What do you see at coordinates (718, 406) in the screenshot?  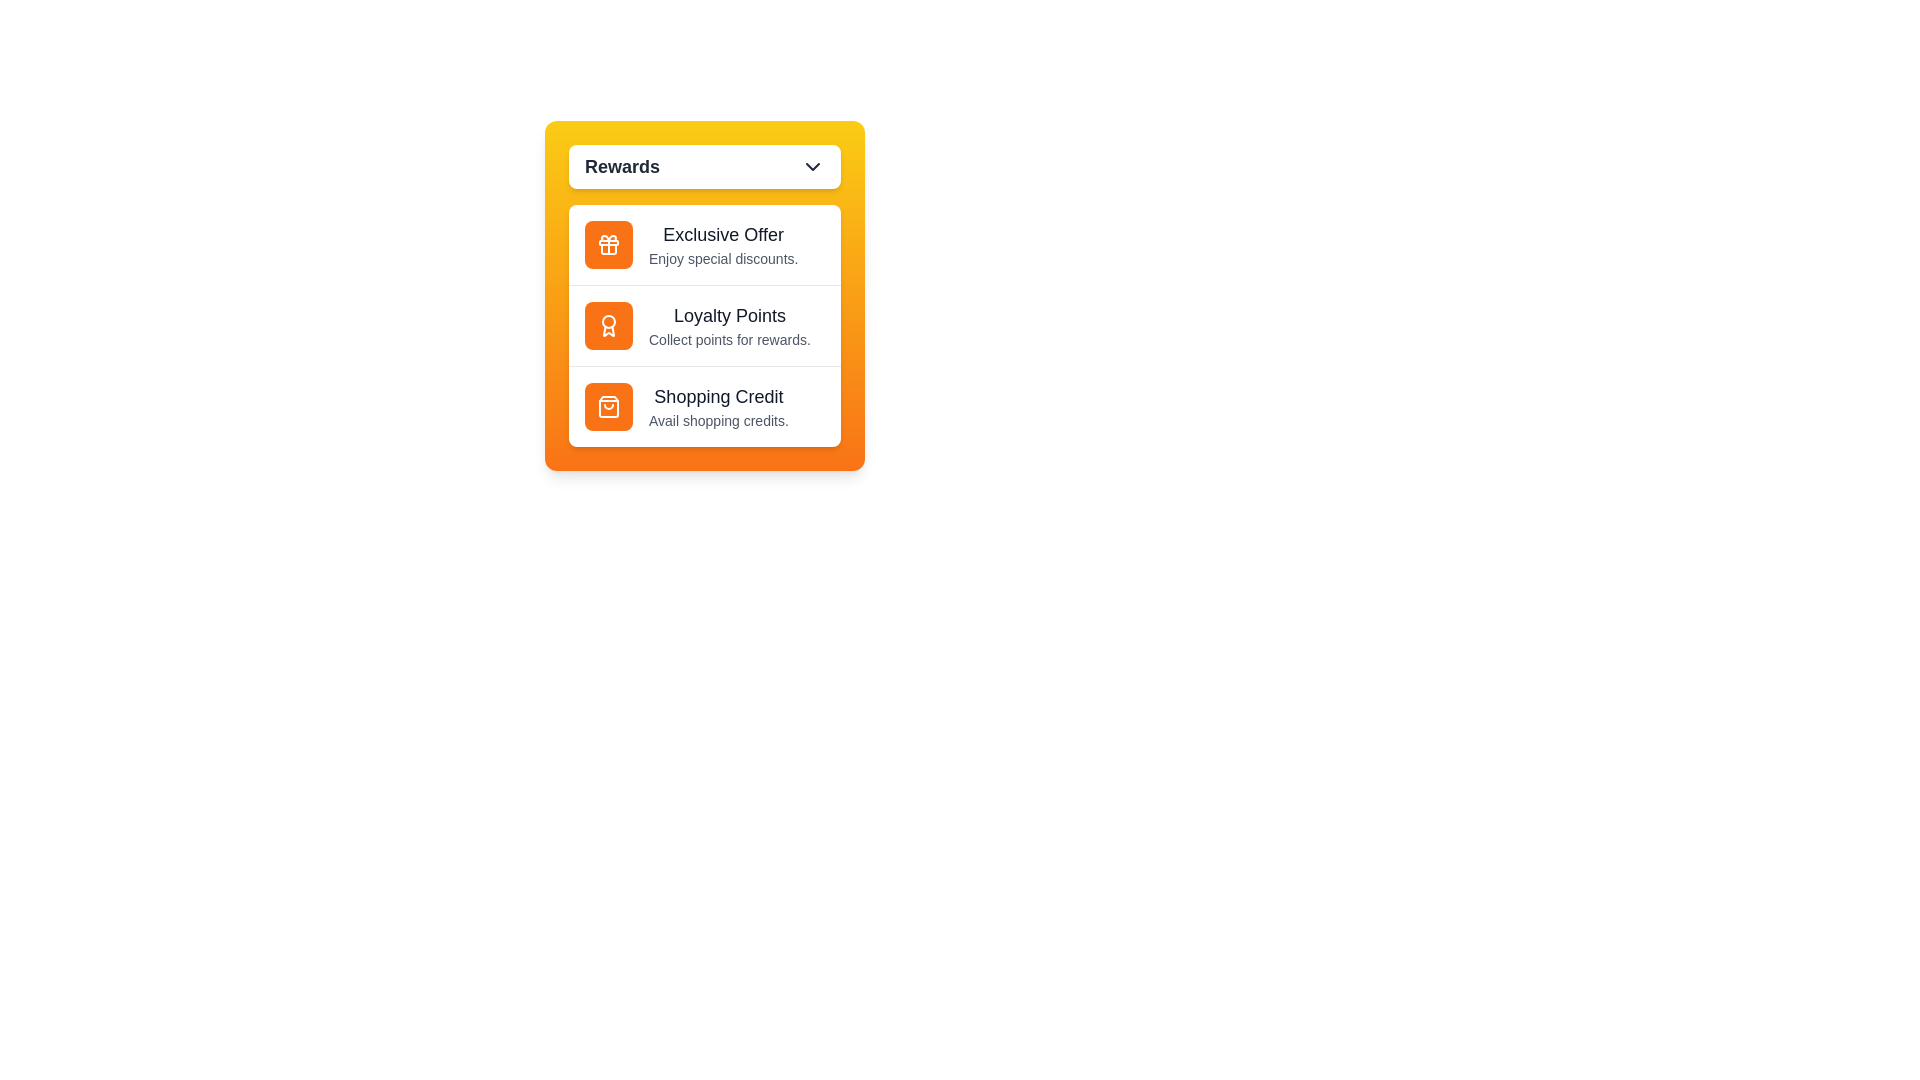 I see `the informational list item about shopping credits` at bounding box center [718, 406].